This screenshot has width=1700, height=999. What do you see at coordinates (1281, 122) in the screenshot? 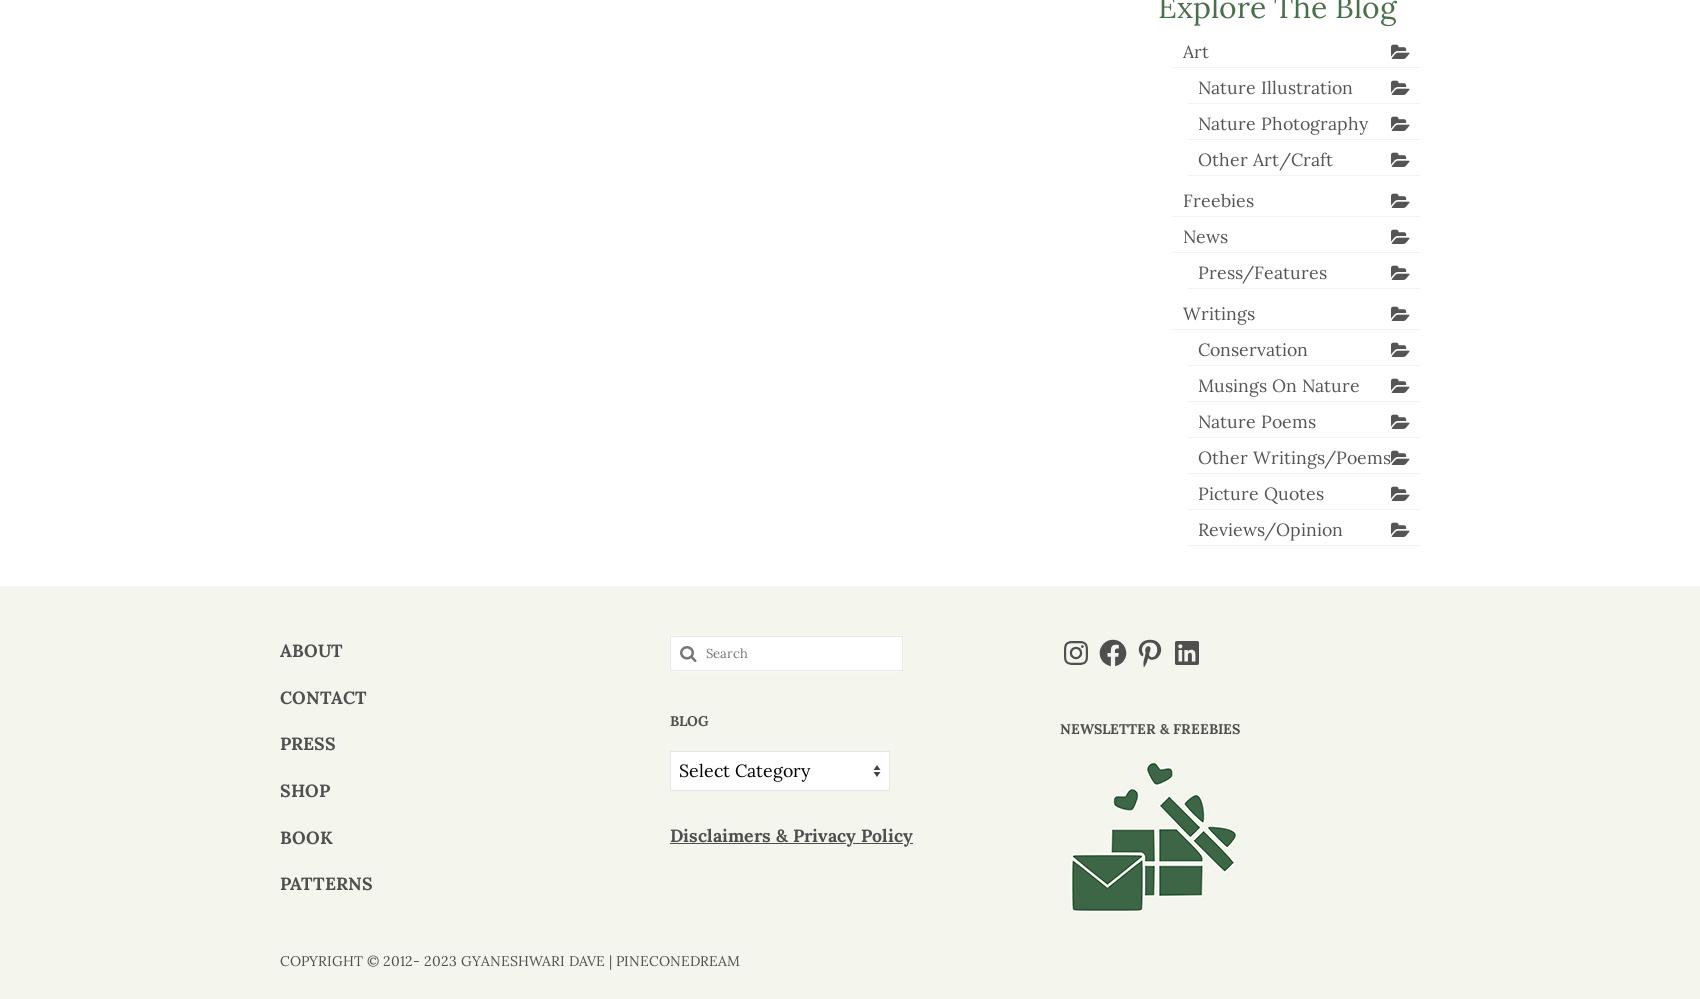
I see `'Nature Photography'` at bounding box center [1281, 122].